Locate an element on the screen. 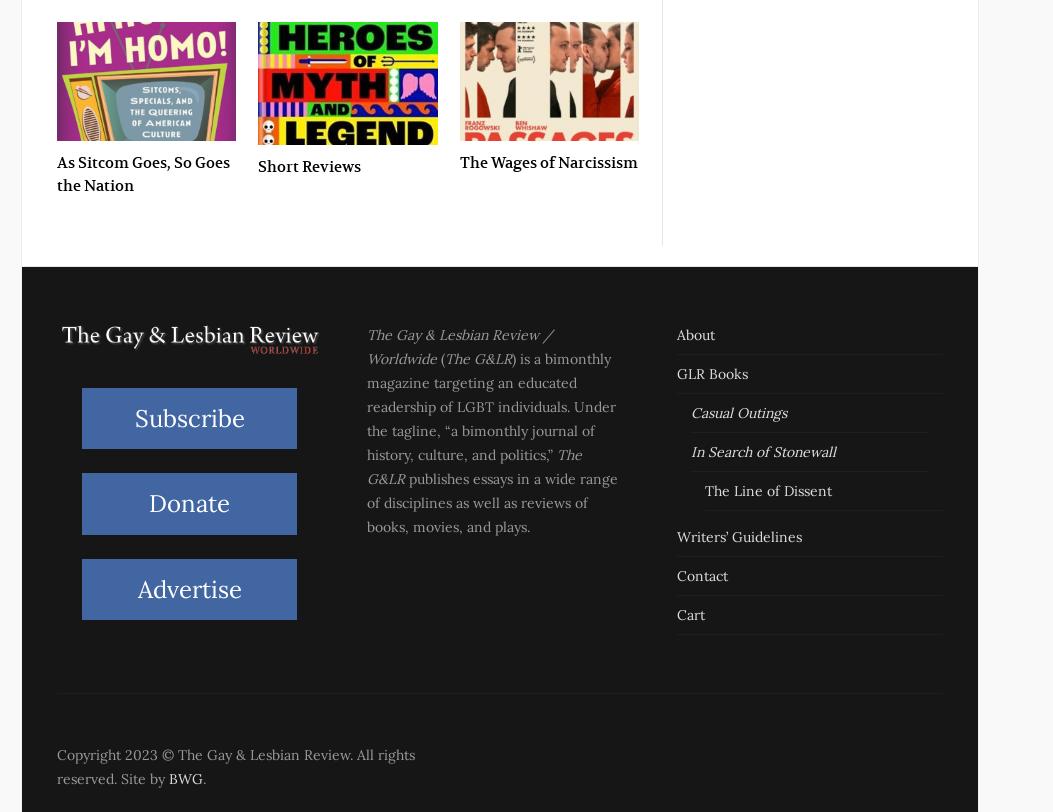 This screenshot has width=1053, height=812. '(' is located at coordinates (439, 358).